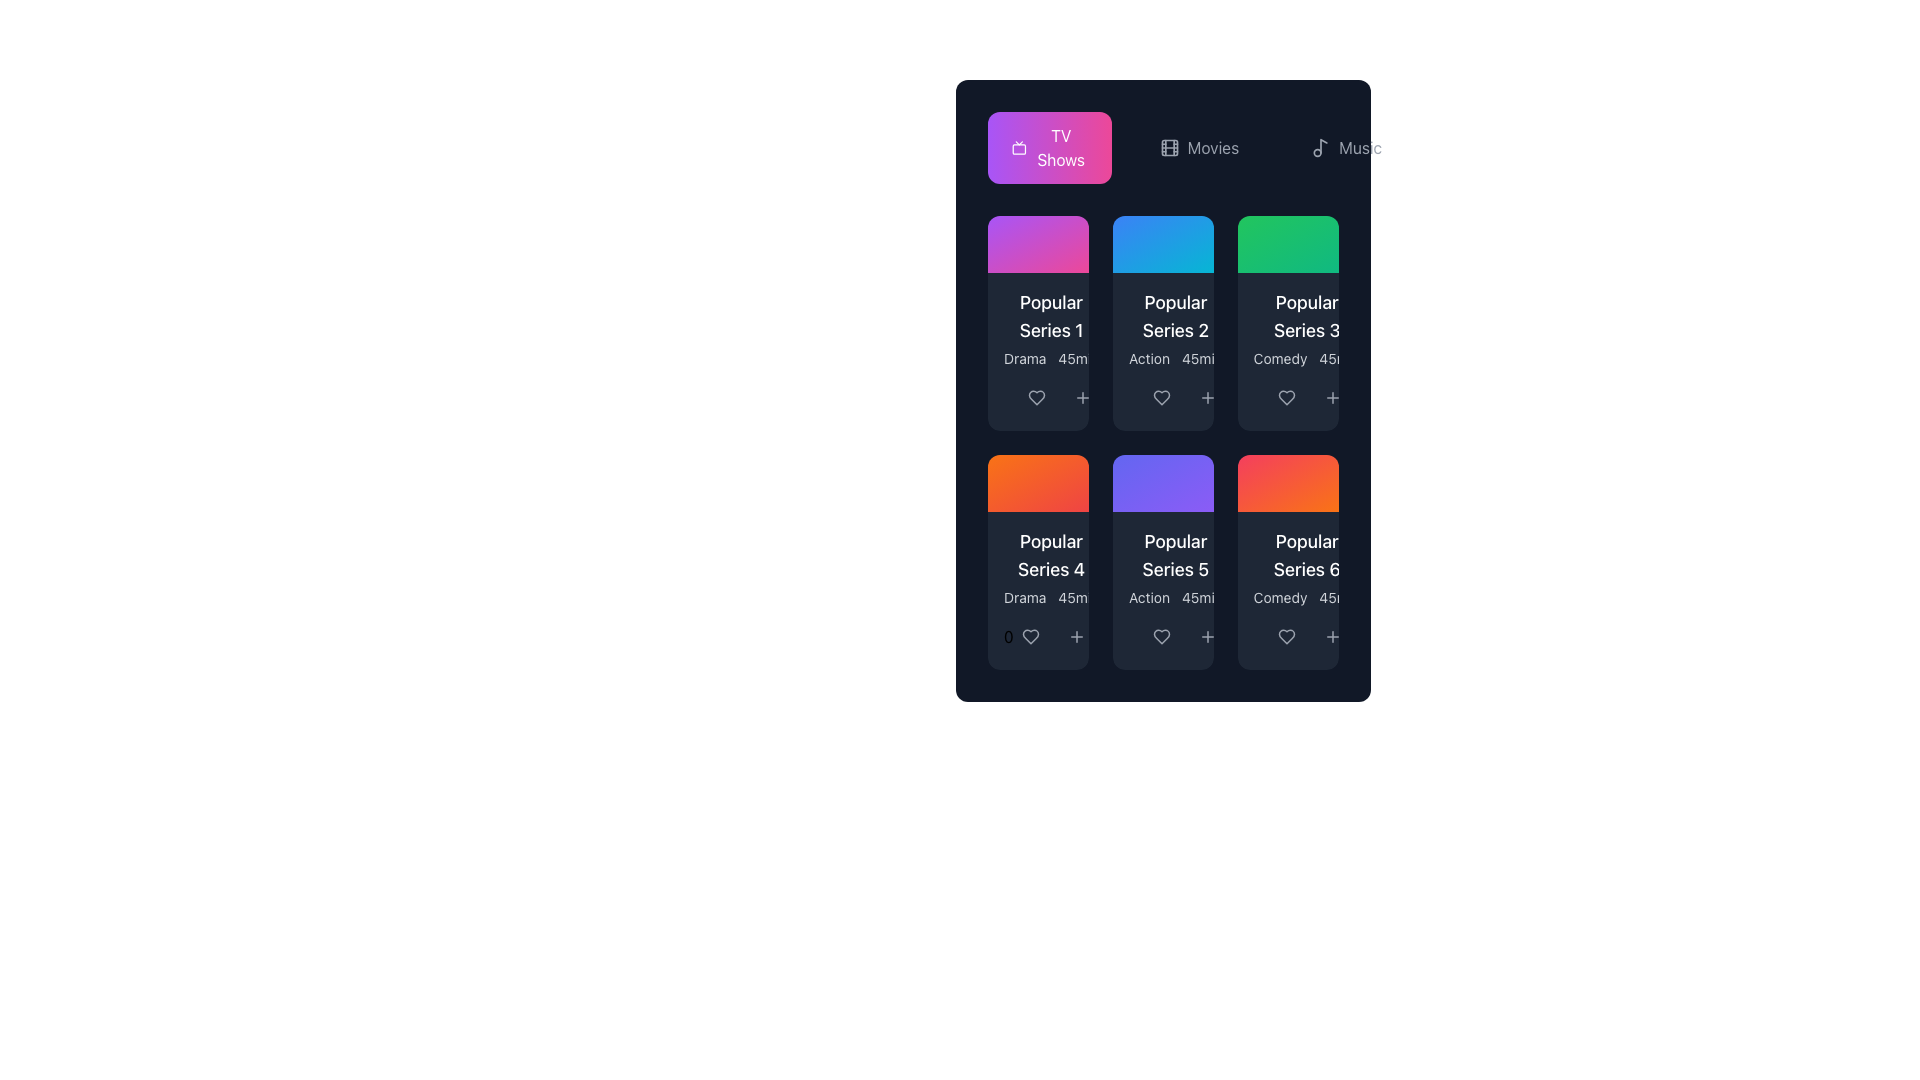 This screenshot has height=1080, width=1920. I want to click on the 'TV Shows' button, which is the first button in the top navigation area, so click(1060, 146).